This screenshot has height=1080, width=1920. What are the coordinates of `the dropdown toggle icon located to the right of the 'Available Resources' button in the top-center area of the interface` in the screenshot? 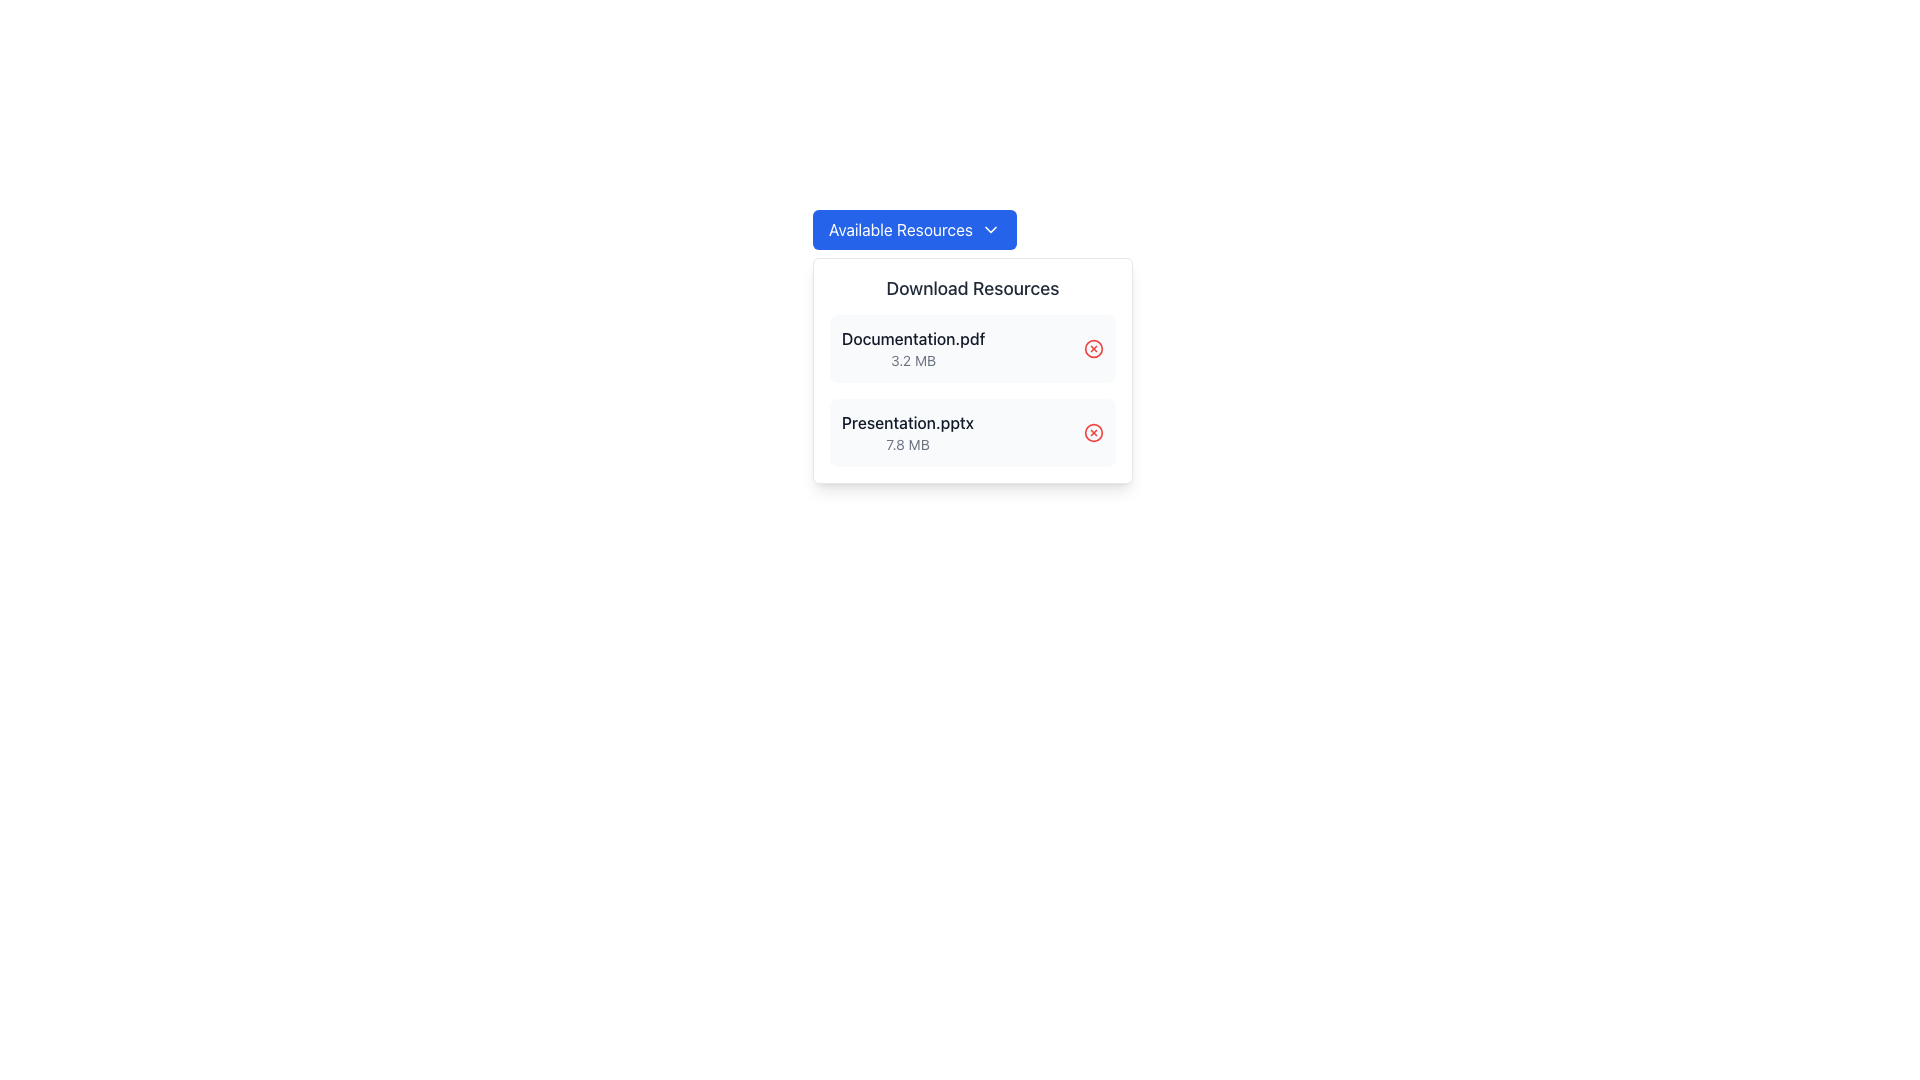 It's located at (991, 229).